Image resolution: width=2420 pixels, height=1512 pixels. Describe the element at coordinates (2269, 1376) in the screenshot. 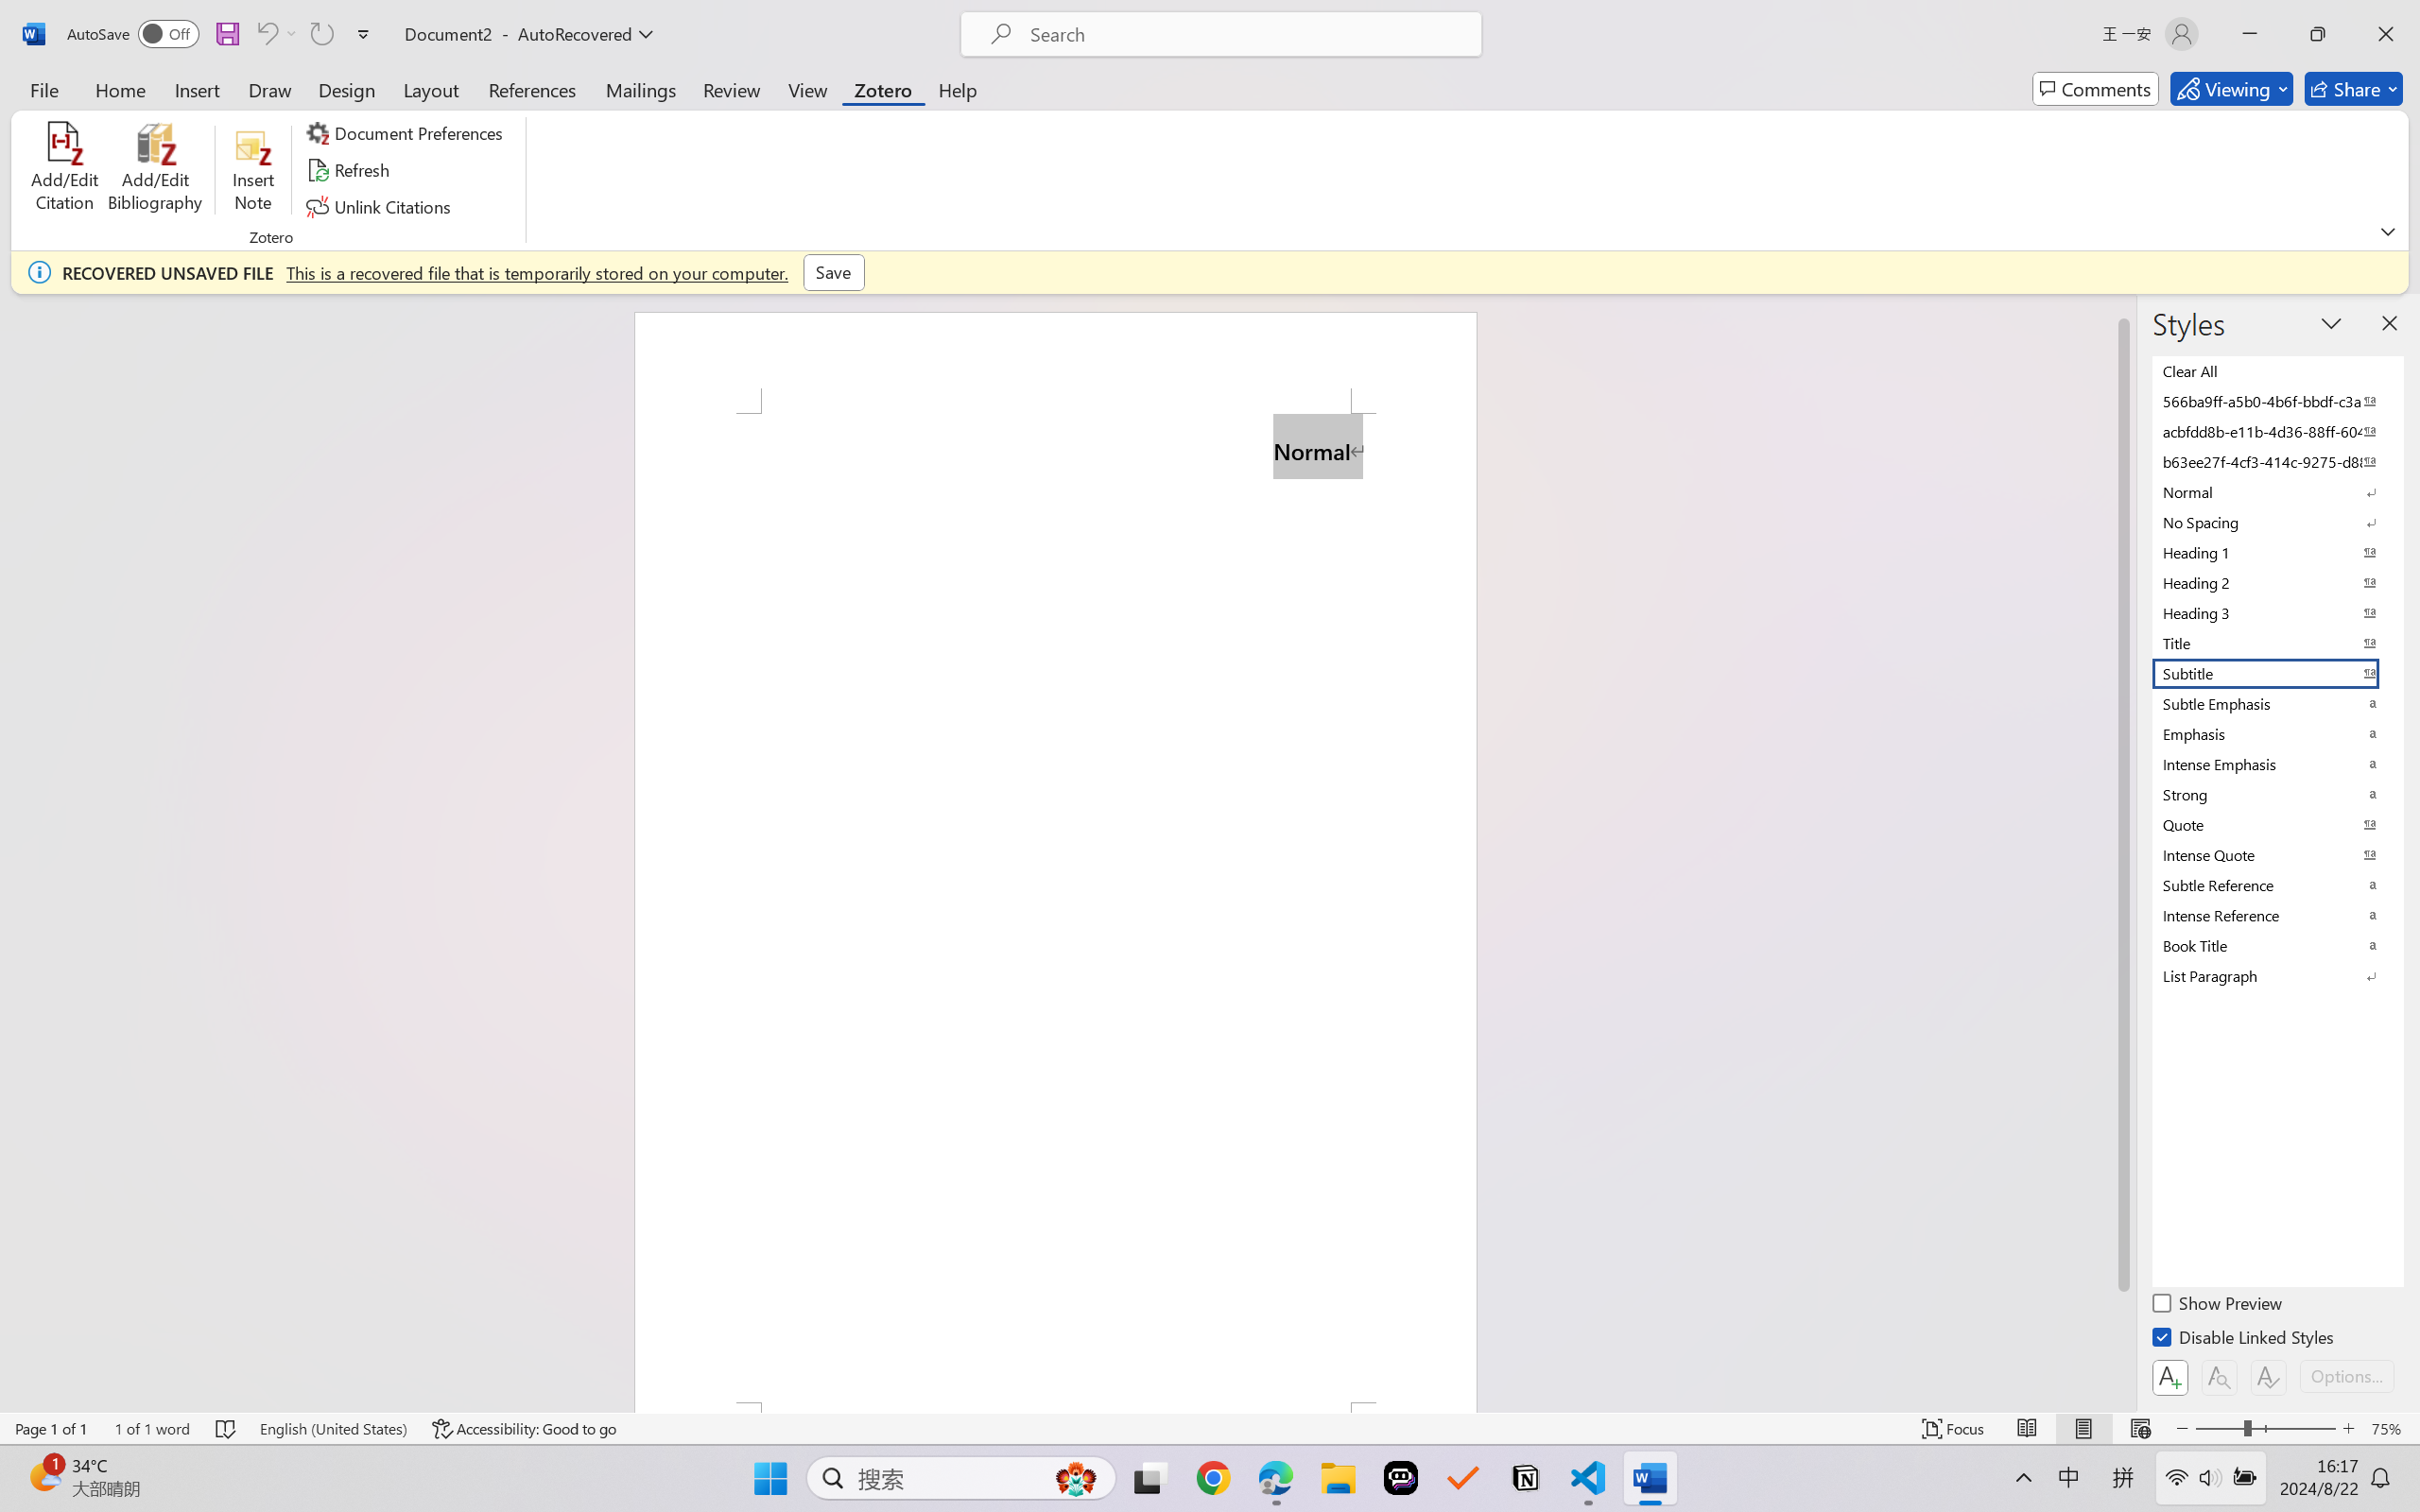

I see `'Class: NetUIButton'` at that location.